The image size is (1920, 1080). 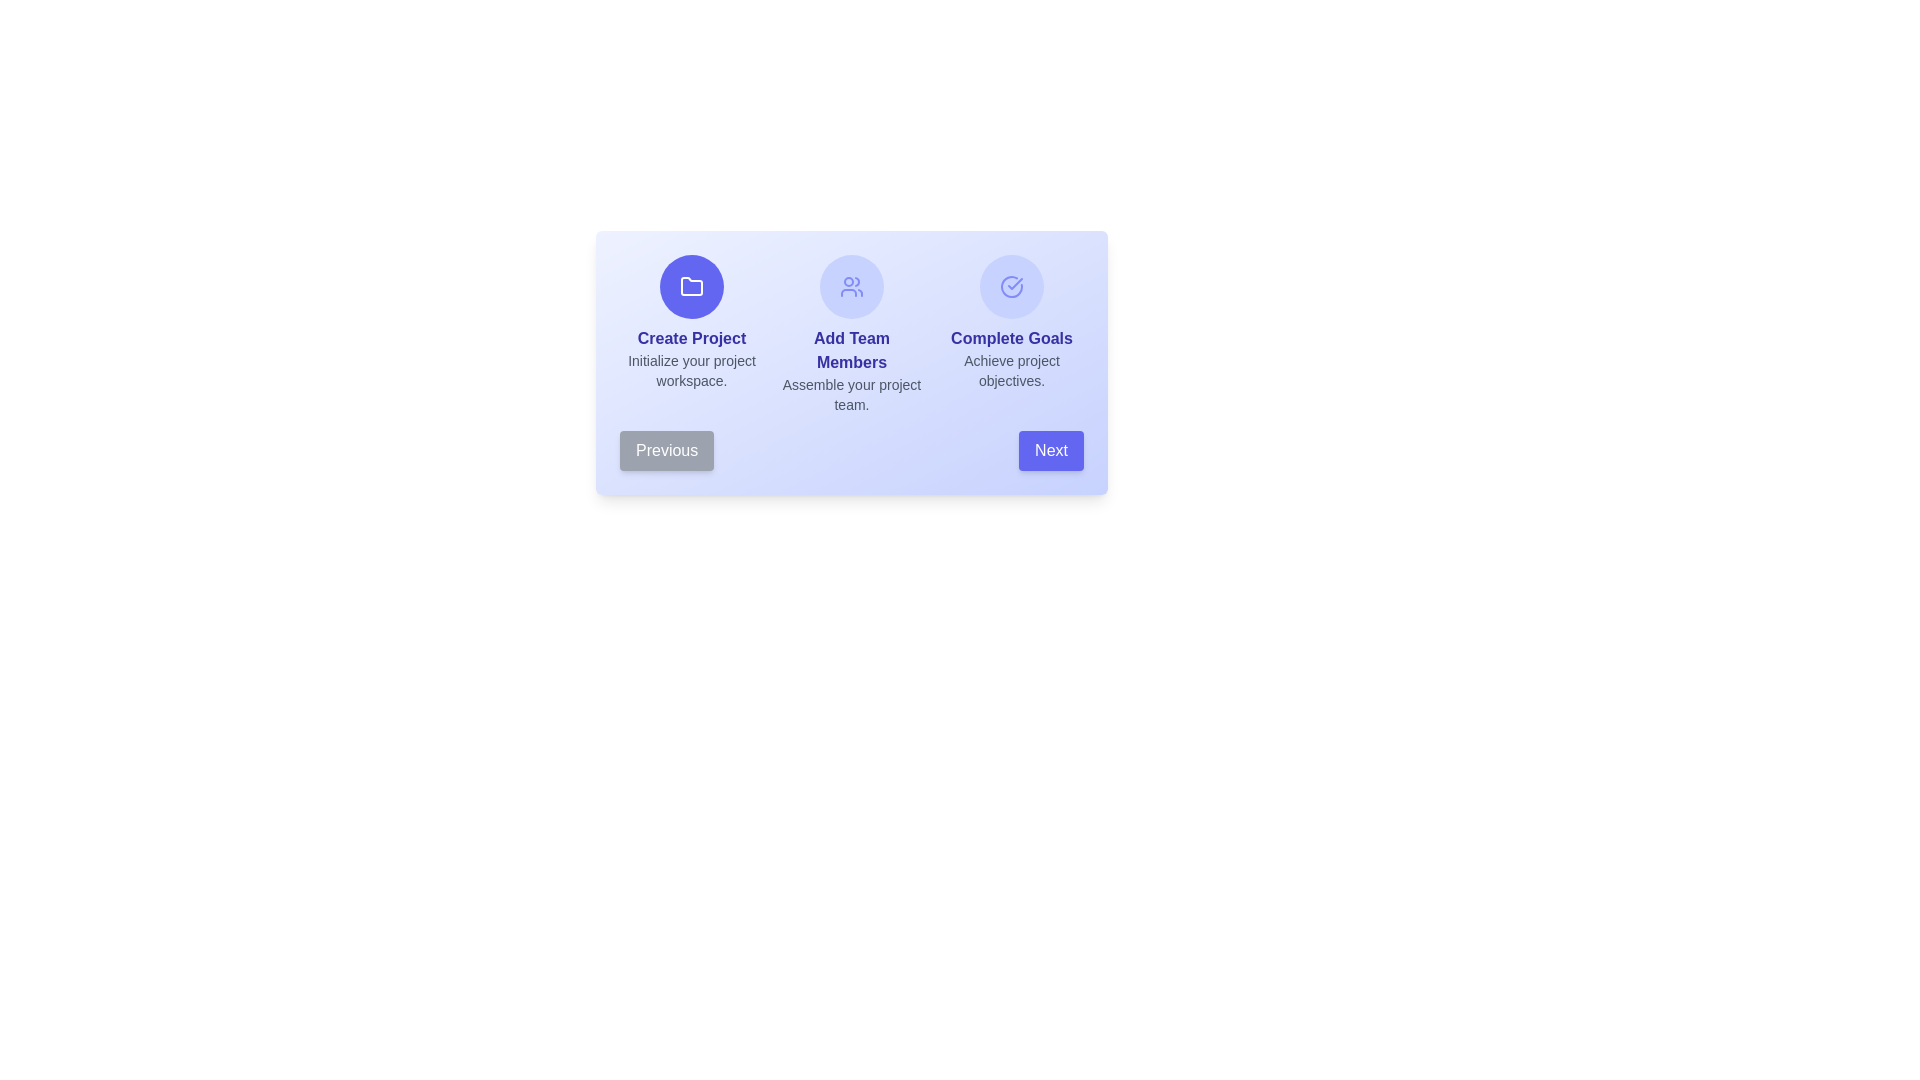 I want to click on the step icon corresponding to Create Project to view its description, so click(x=691, y=286).